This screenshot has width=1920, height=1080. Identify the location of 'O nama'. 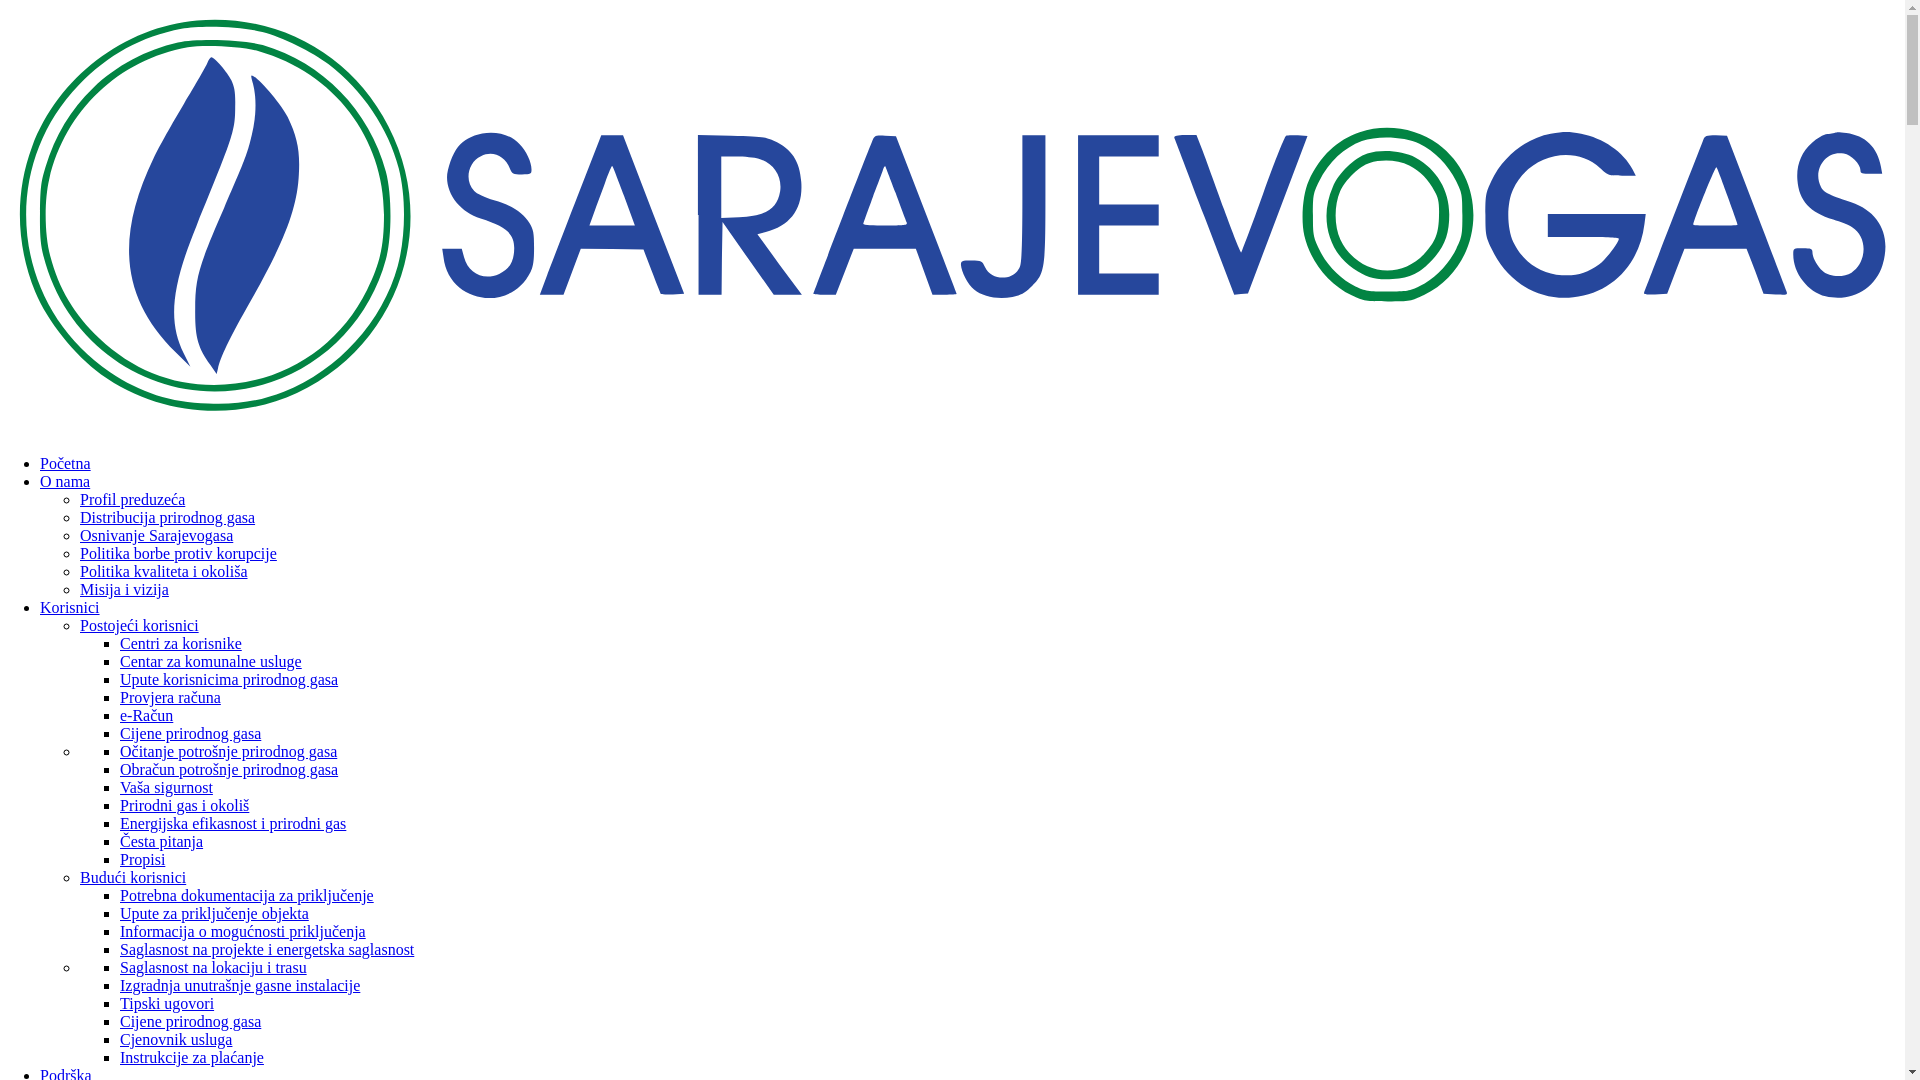
(65, 481).